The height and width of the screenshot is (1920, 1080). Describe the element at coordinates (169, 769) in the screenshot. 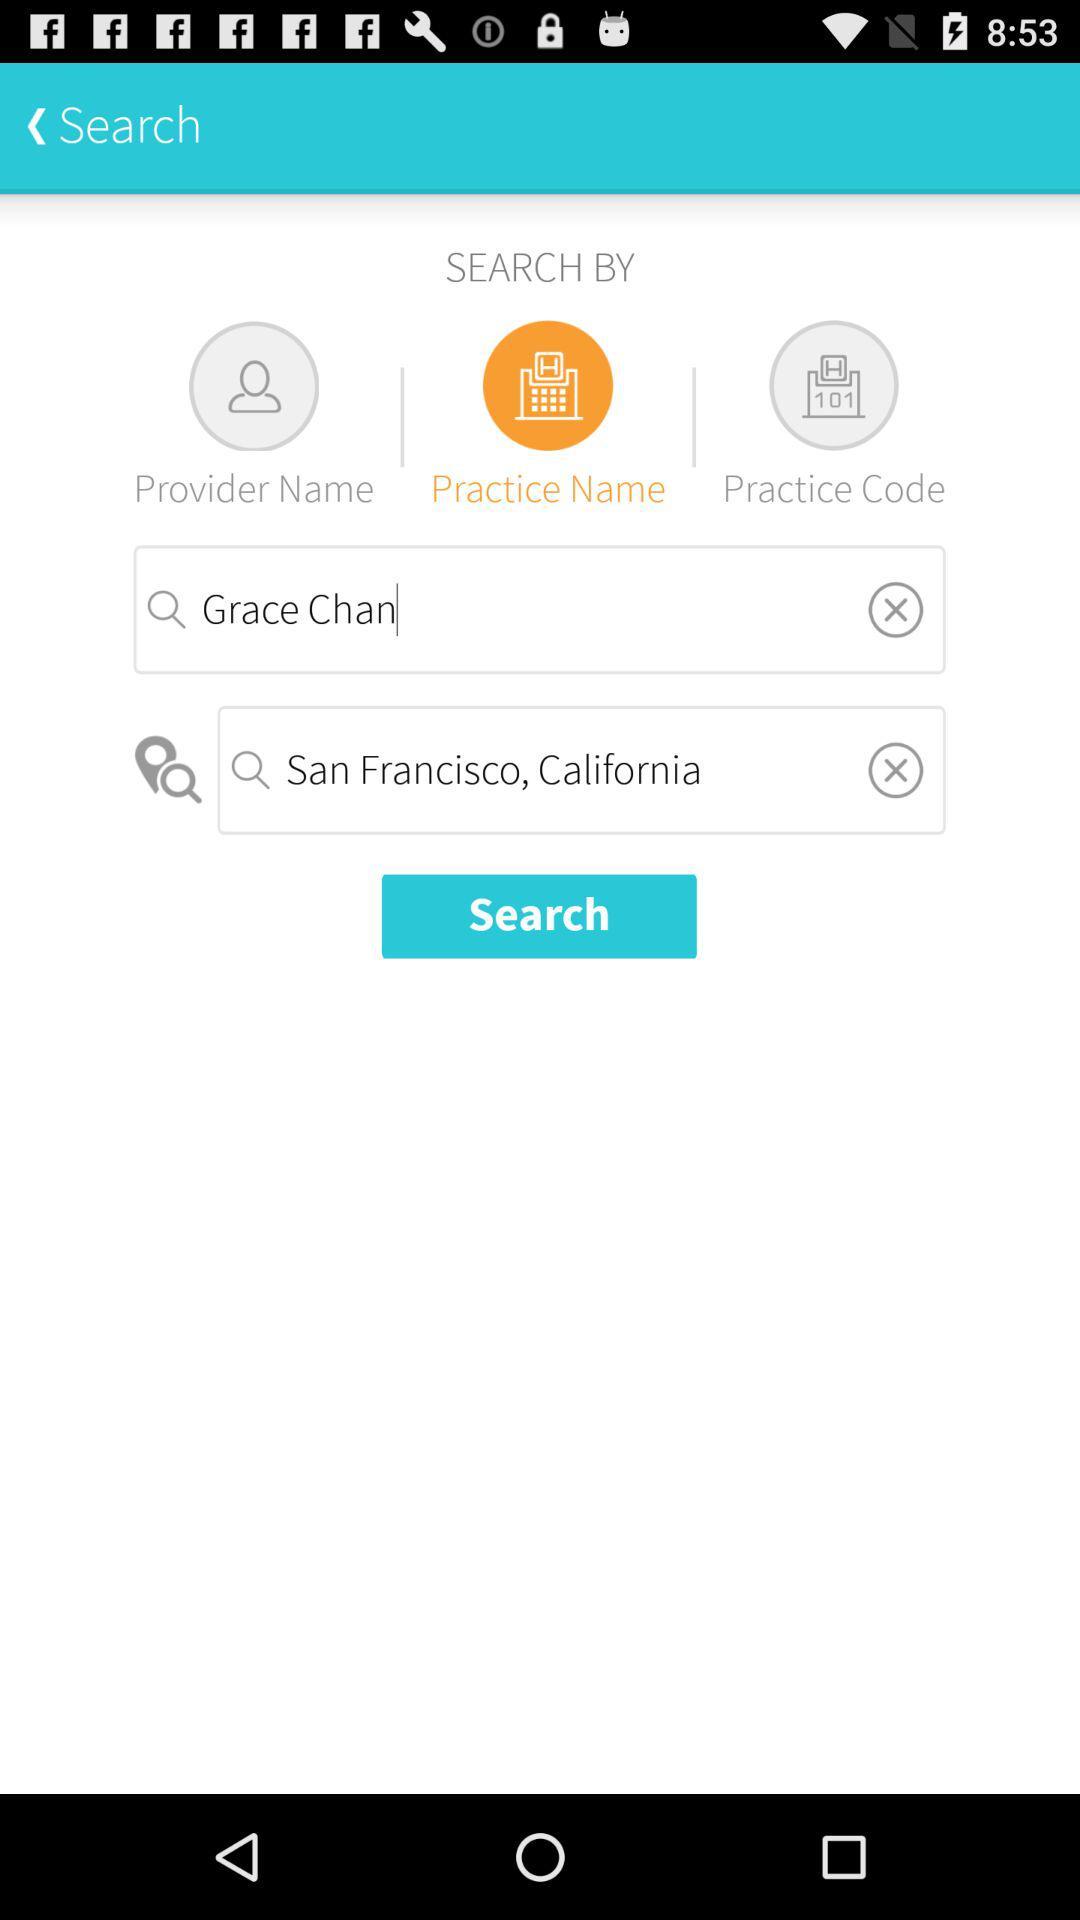

I see `the item to the left of the san francisco, california icon` at that location.